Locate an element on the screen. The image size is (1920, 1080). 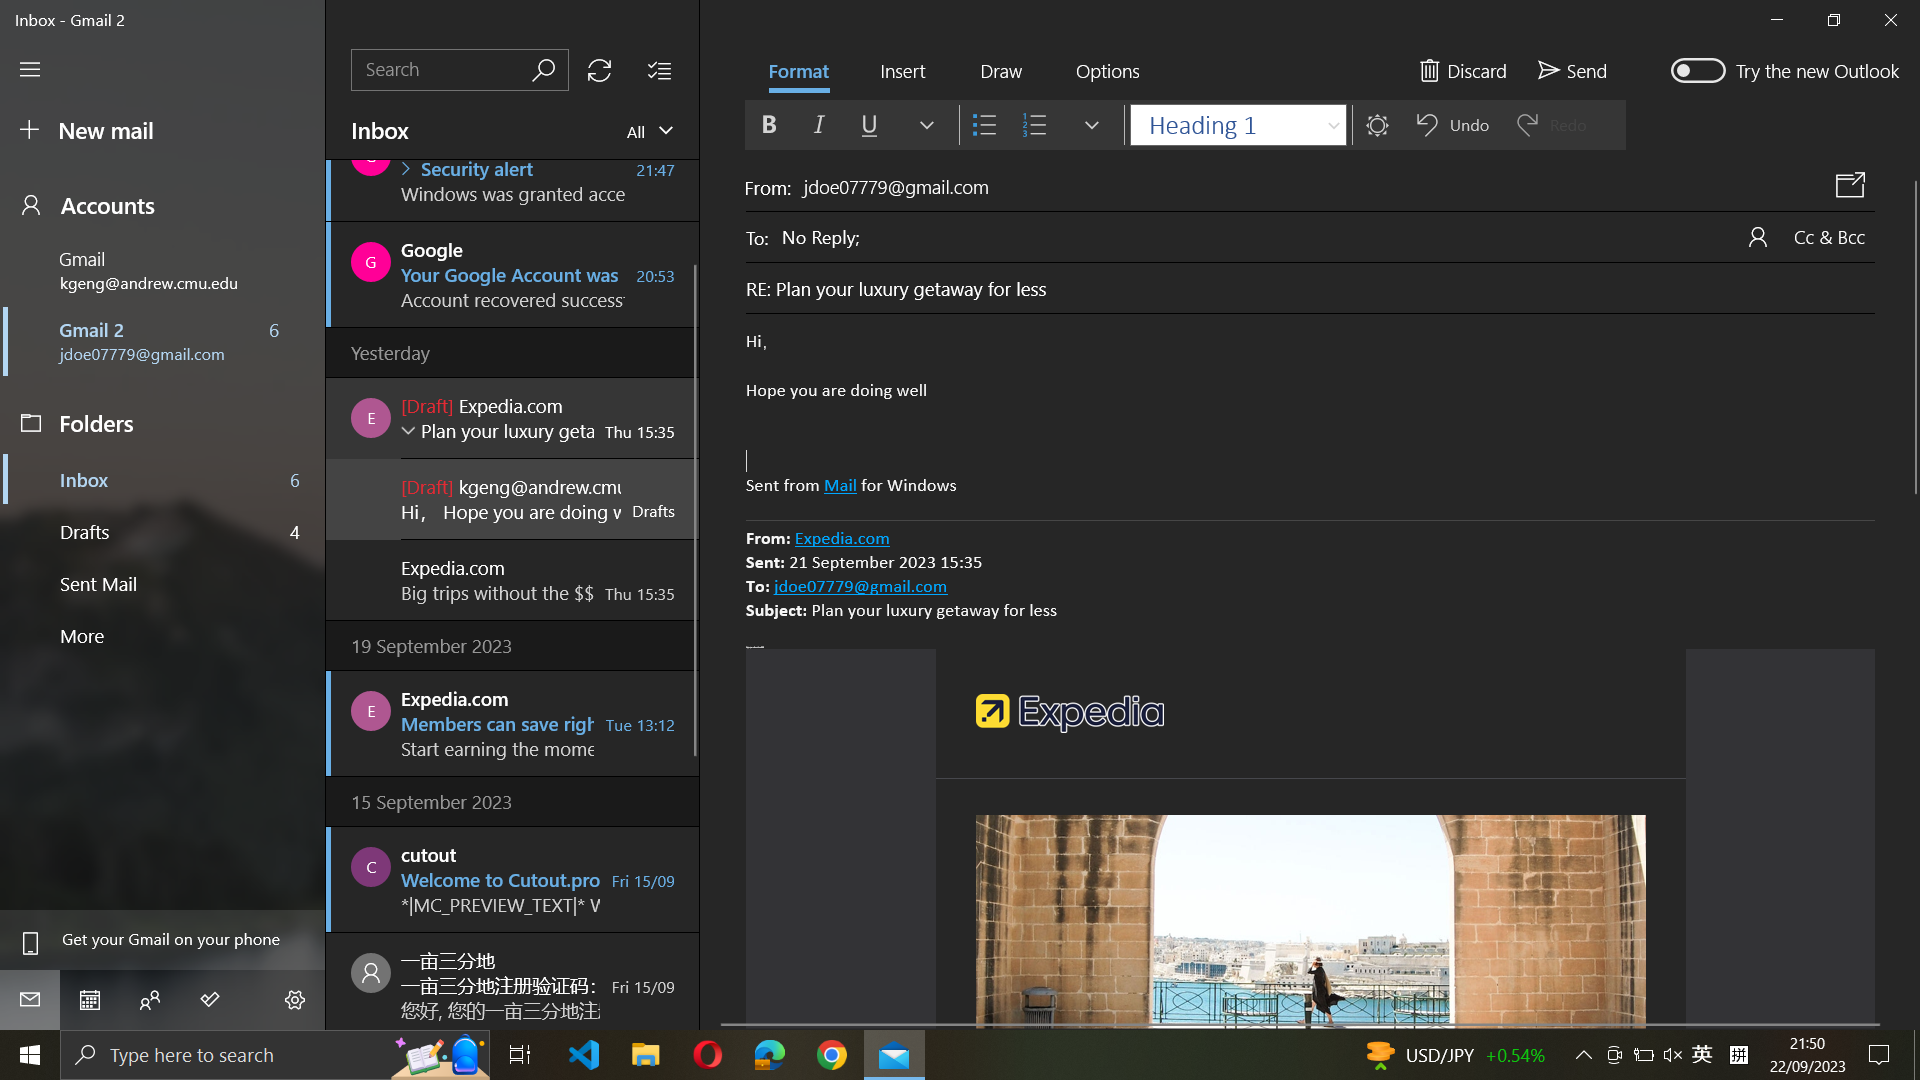
Send the draft mail is located at coordinates (1569, 68).